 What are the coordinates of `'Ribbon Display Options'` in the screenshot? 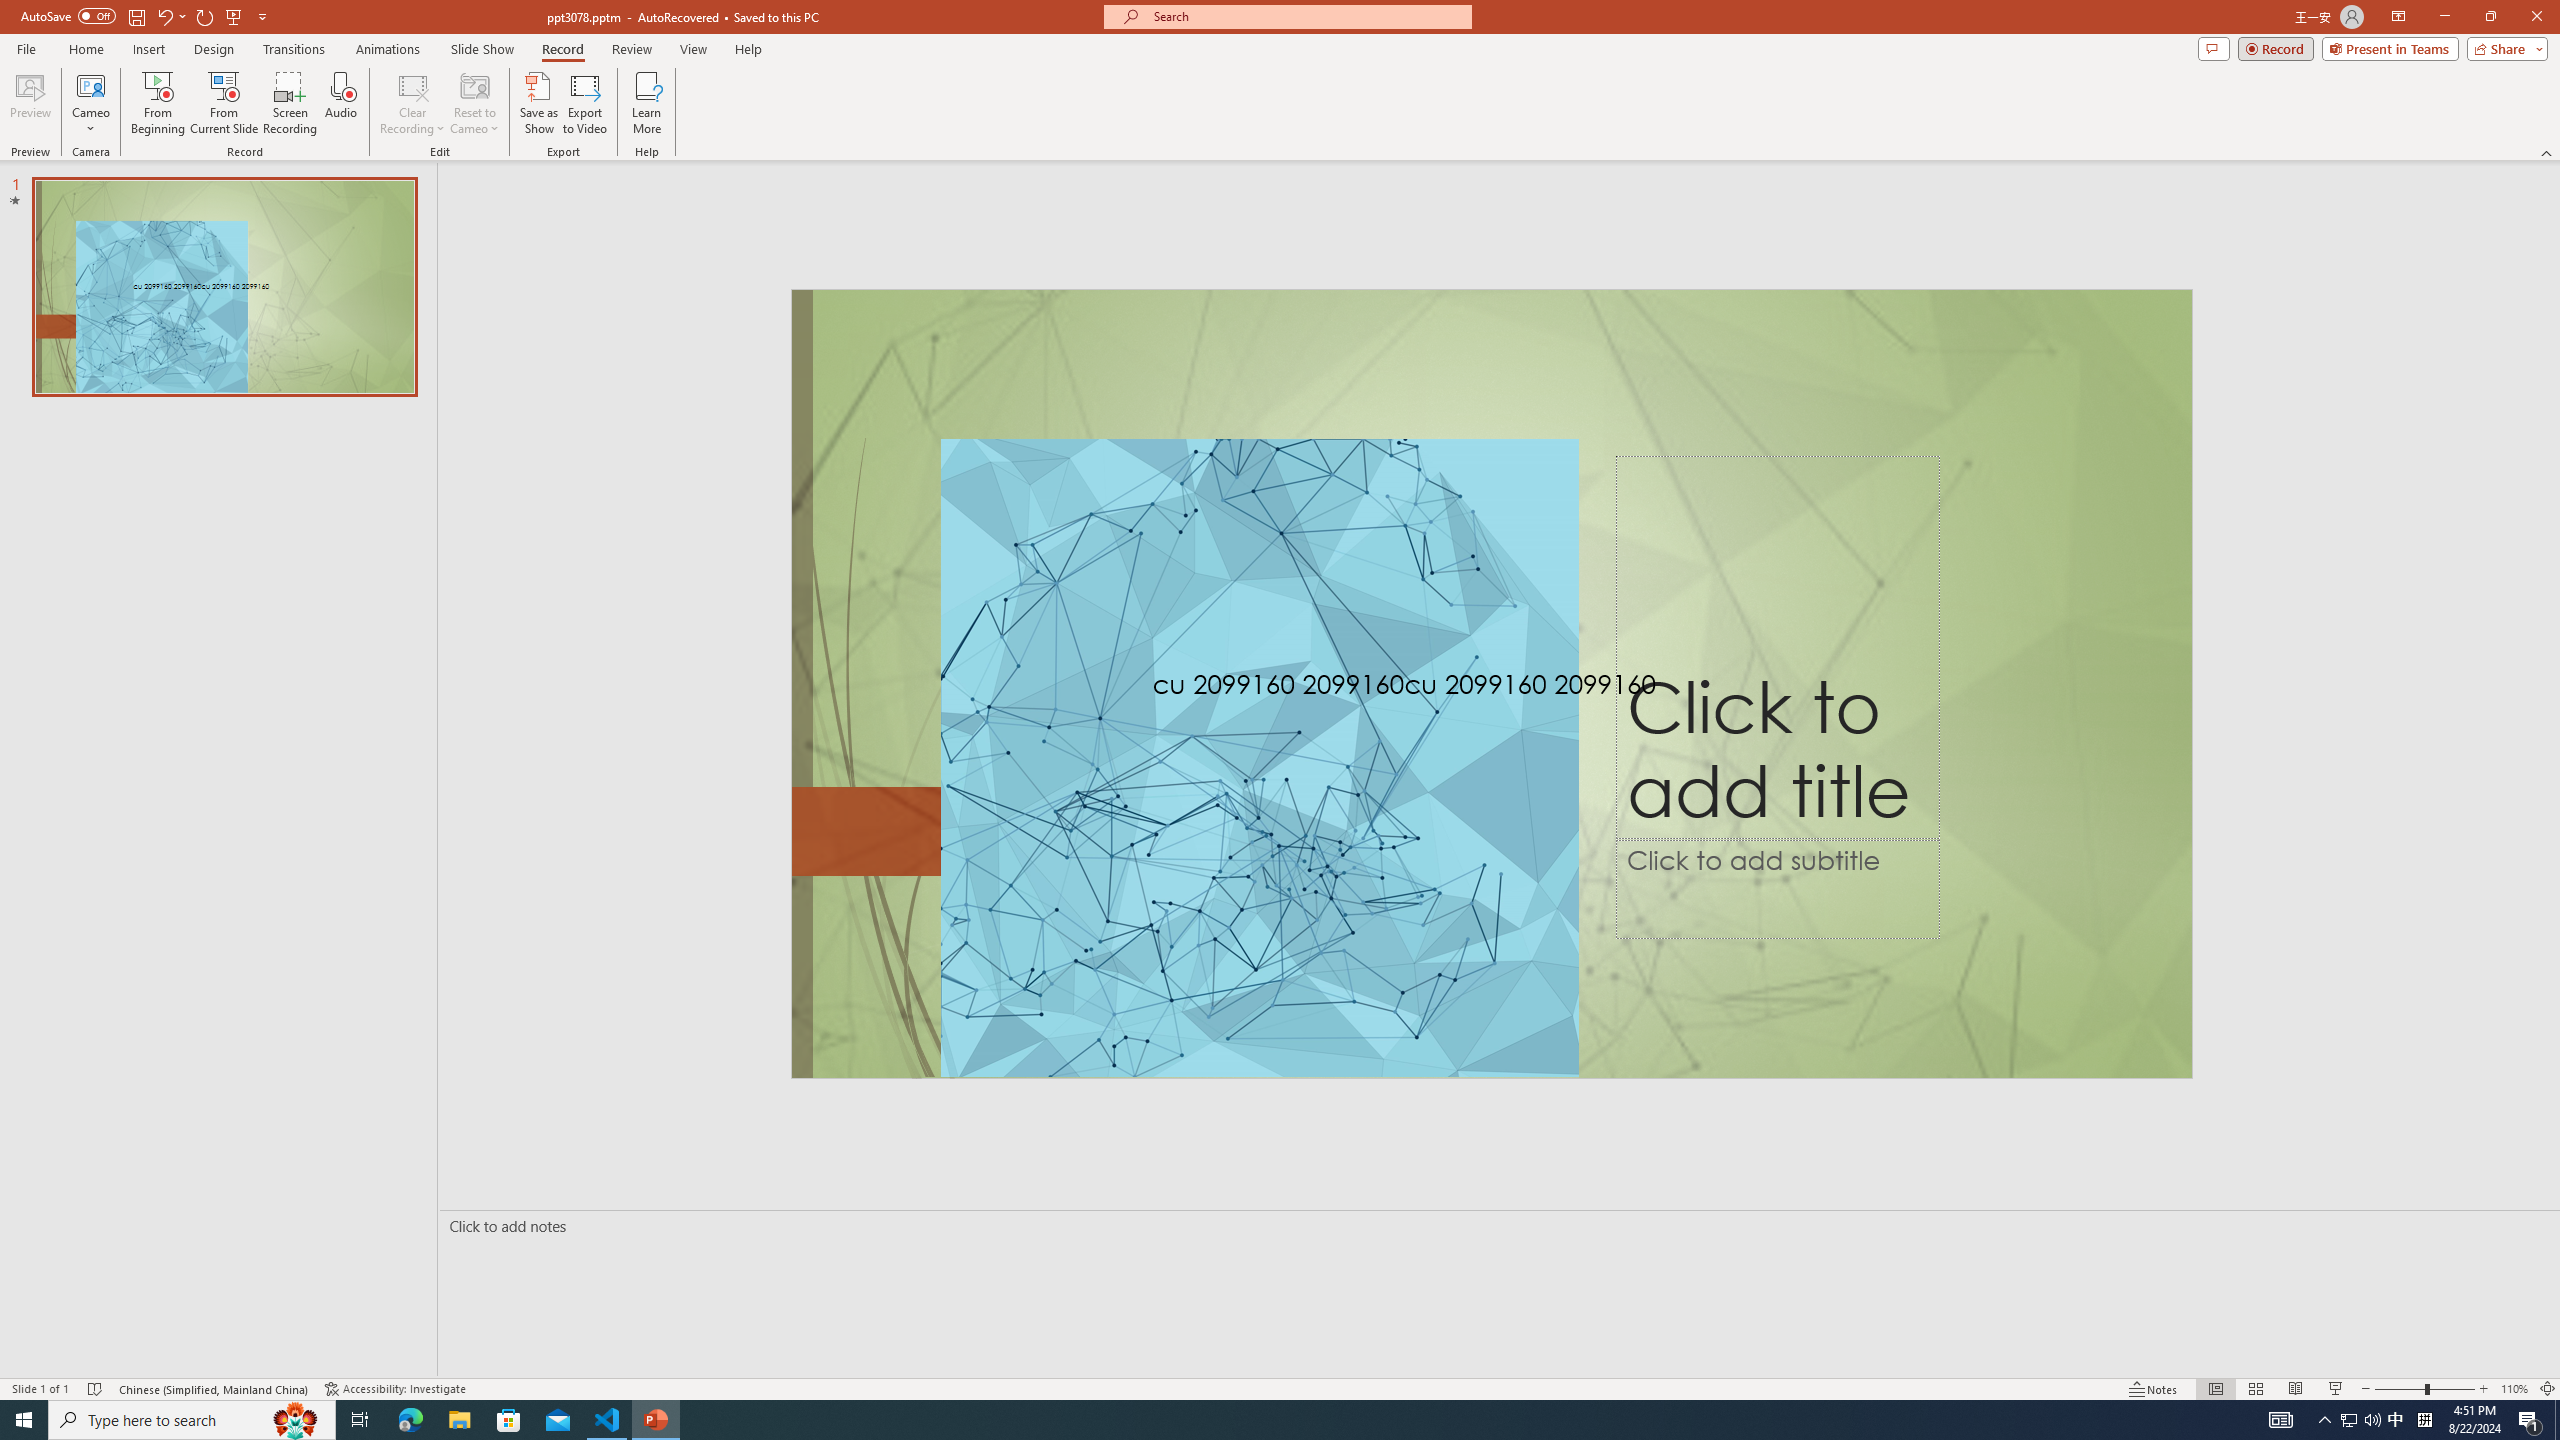 It's located at (2397, 16).